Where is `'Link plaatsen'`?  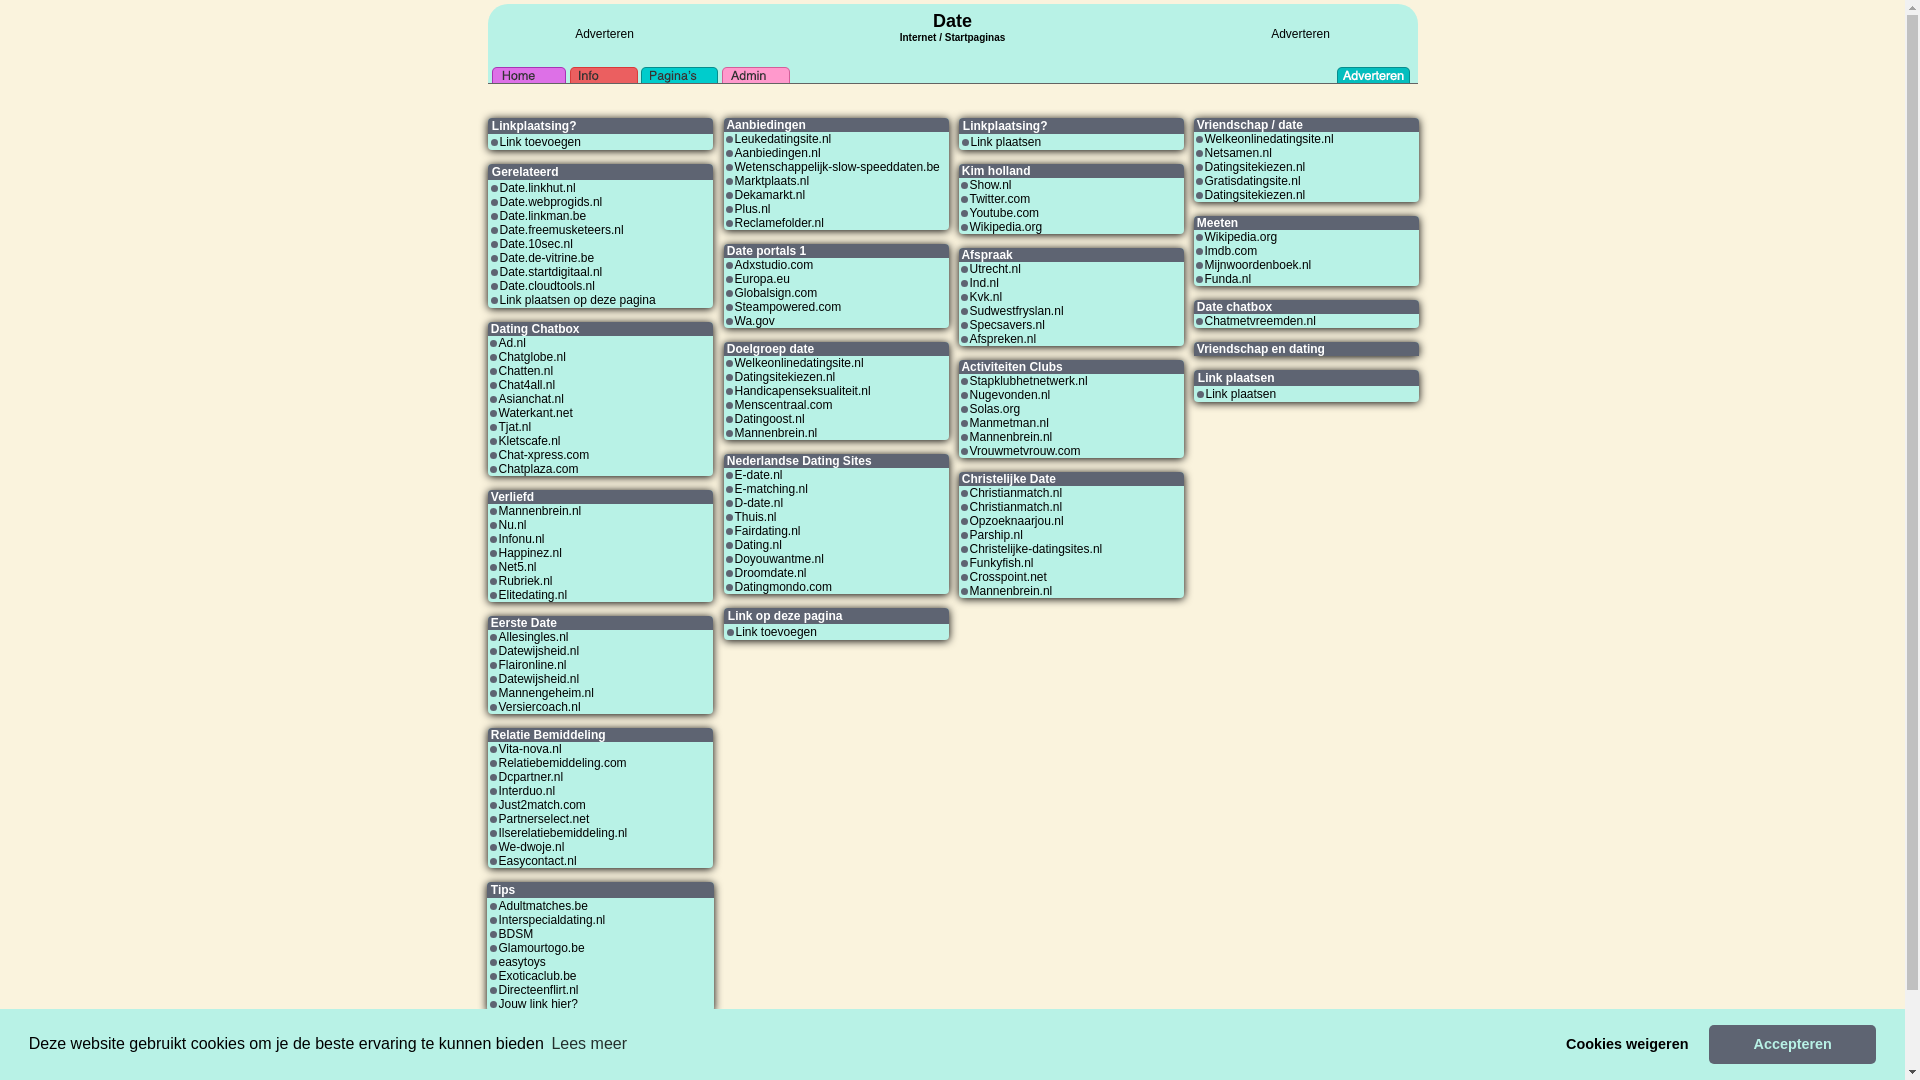
'Link plaatsen' is located at coordinates (1240, 393).